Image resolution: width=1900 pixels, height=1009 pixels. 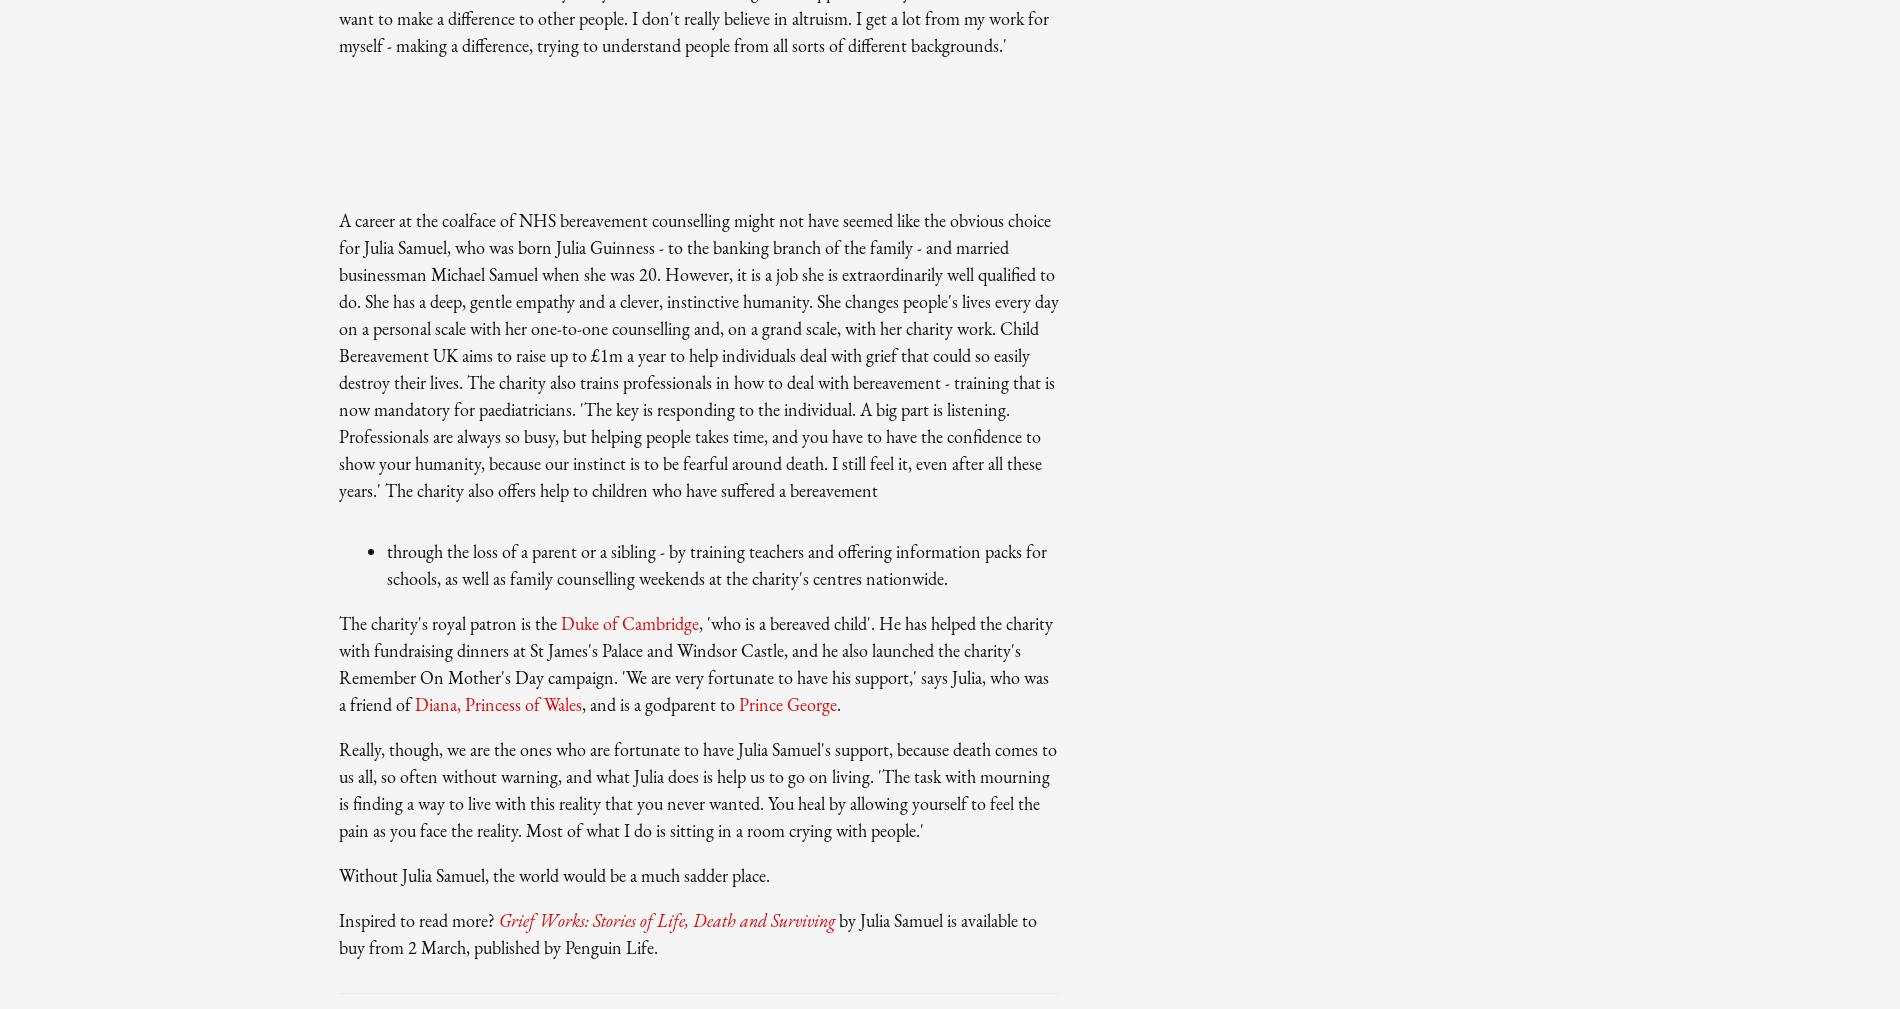 I want to click on 'Grief Works: Stories of Life, Death and Surviving', so click(x=667, y=919).